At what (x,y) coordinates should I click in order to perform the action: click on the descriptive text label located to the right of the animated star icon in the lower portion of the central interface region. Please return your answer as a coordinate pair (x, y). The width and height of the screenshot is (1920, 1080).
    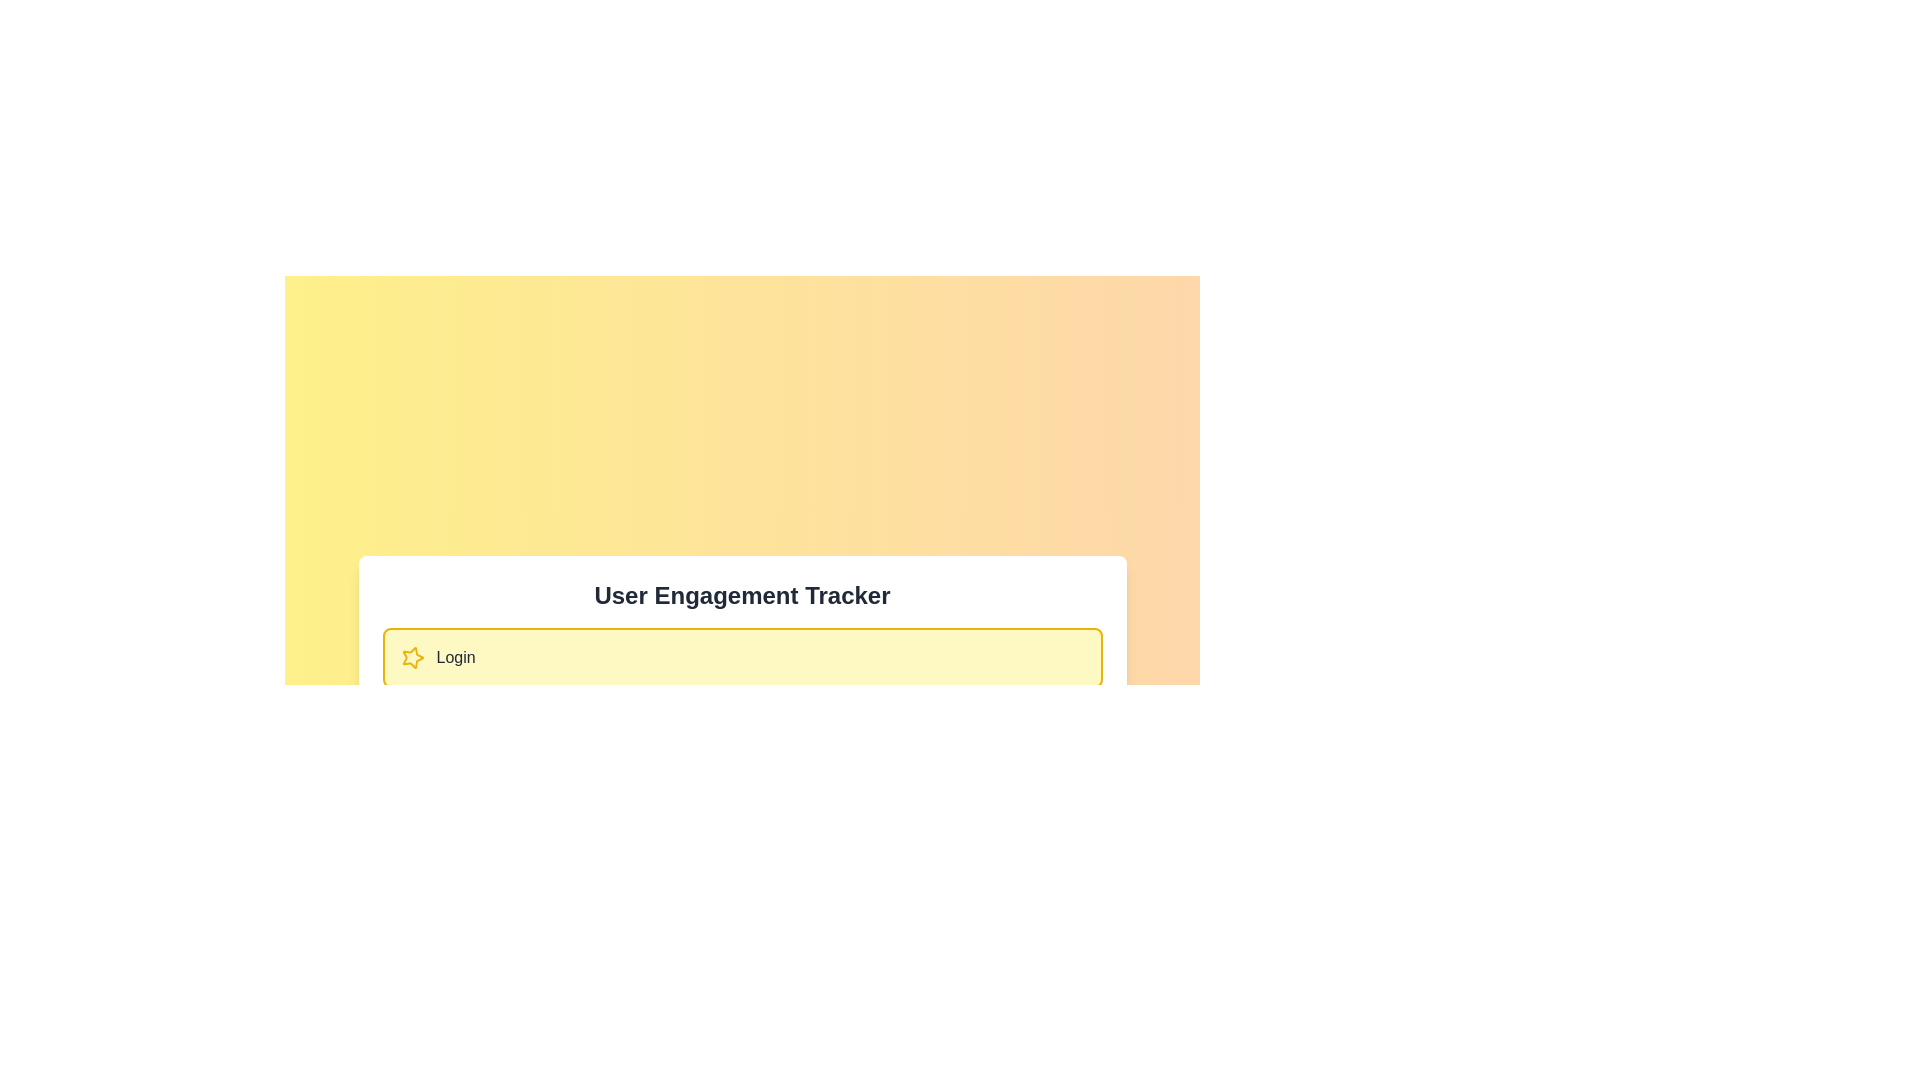
    Looking at the image, I should click on (455, 658).